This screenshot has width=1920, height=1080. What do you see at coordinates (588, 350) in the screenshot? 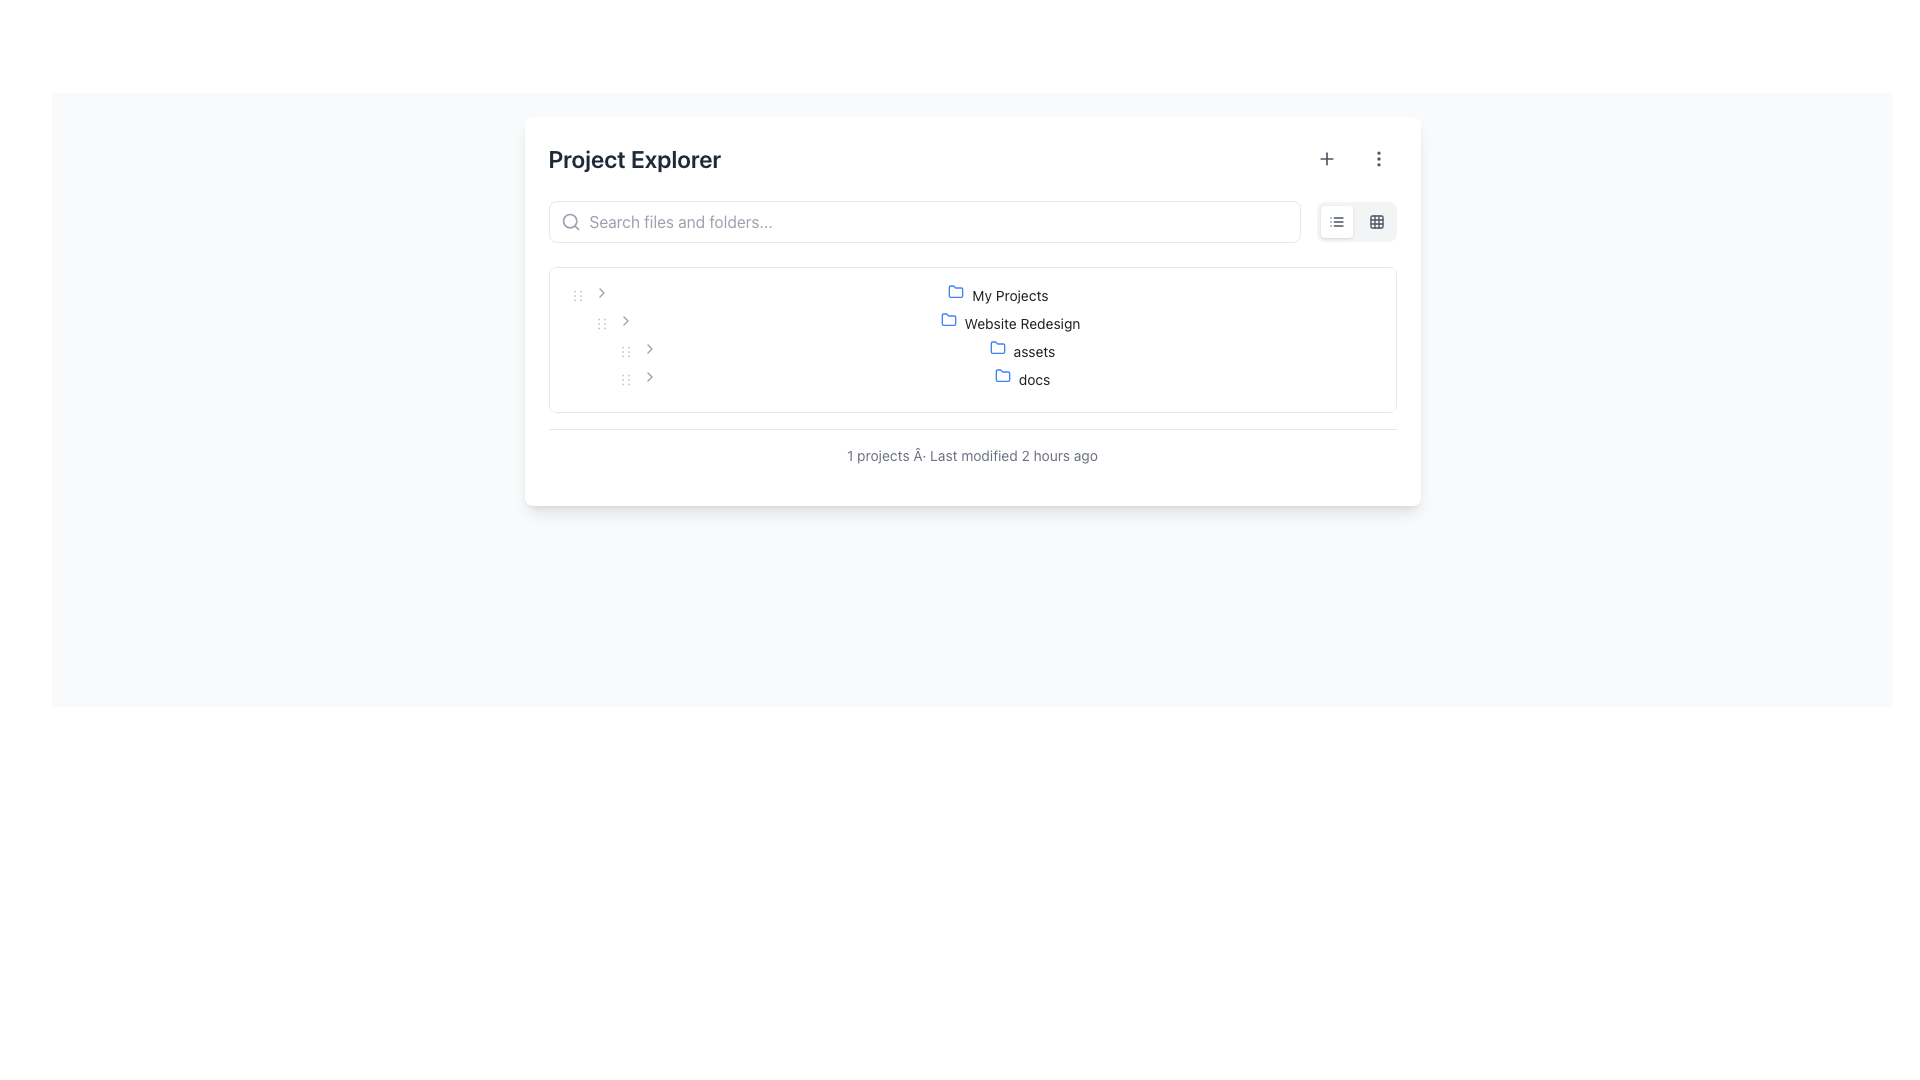
I see `the indentation unit within the 'assets' node in the Project Explorer` at bounding box center [588, 350].